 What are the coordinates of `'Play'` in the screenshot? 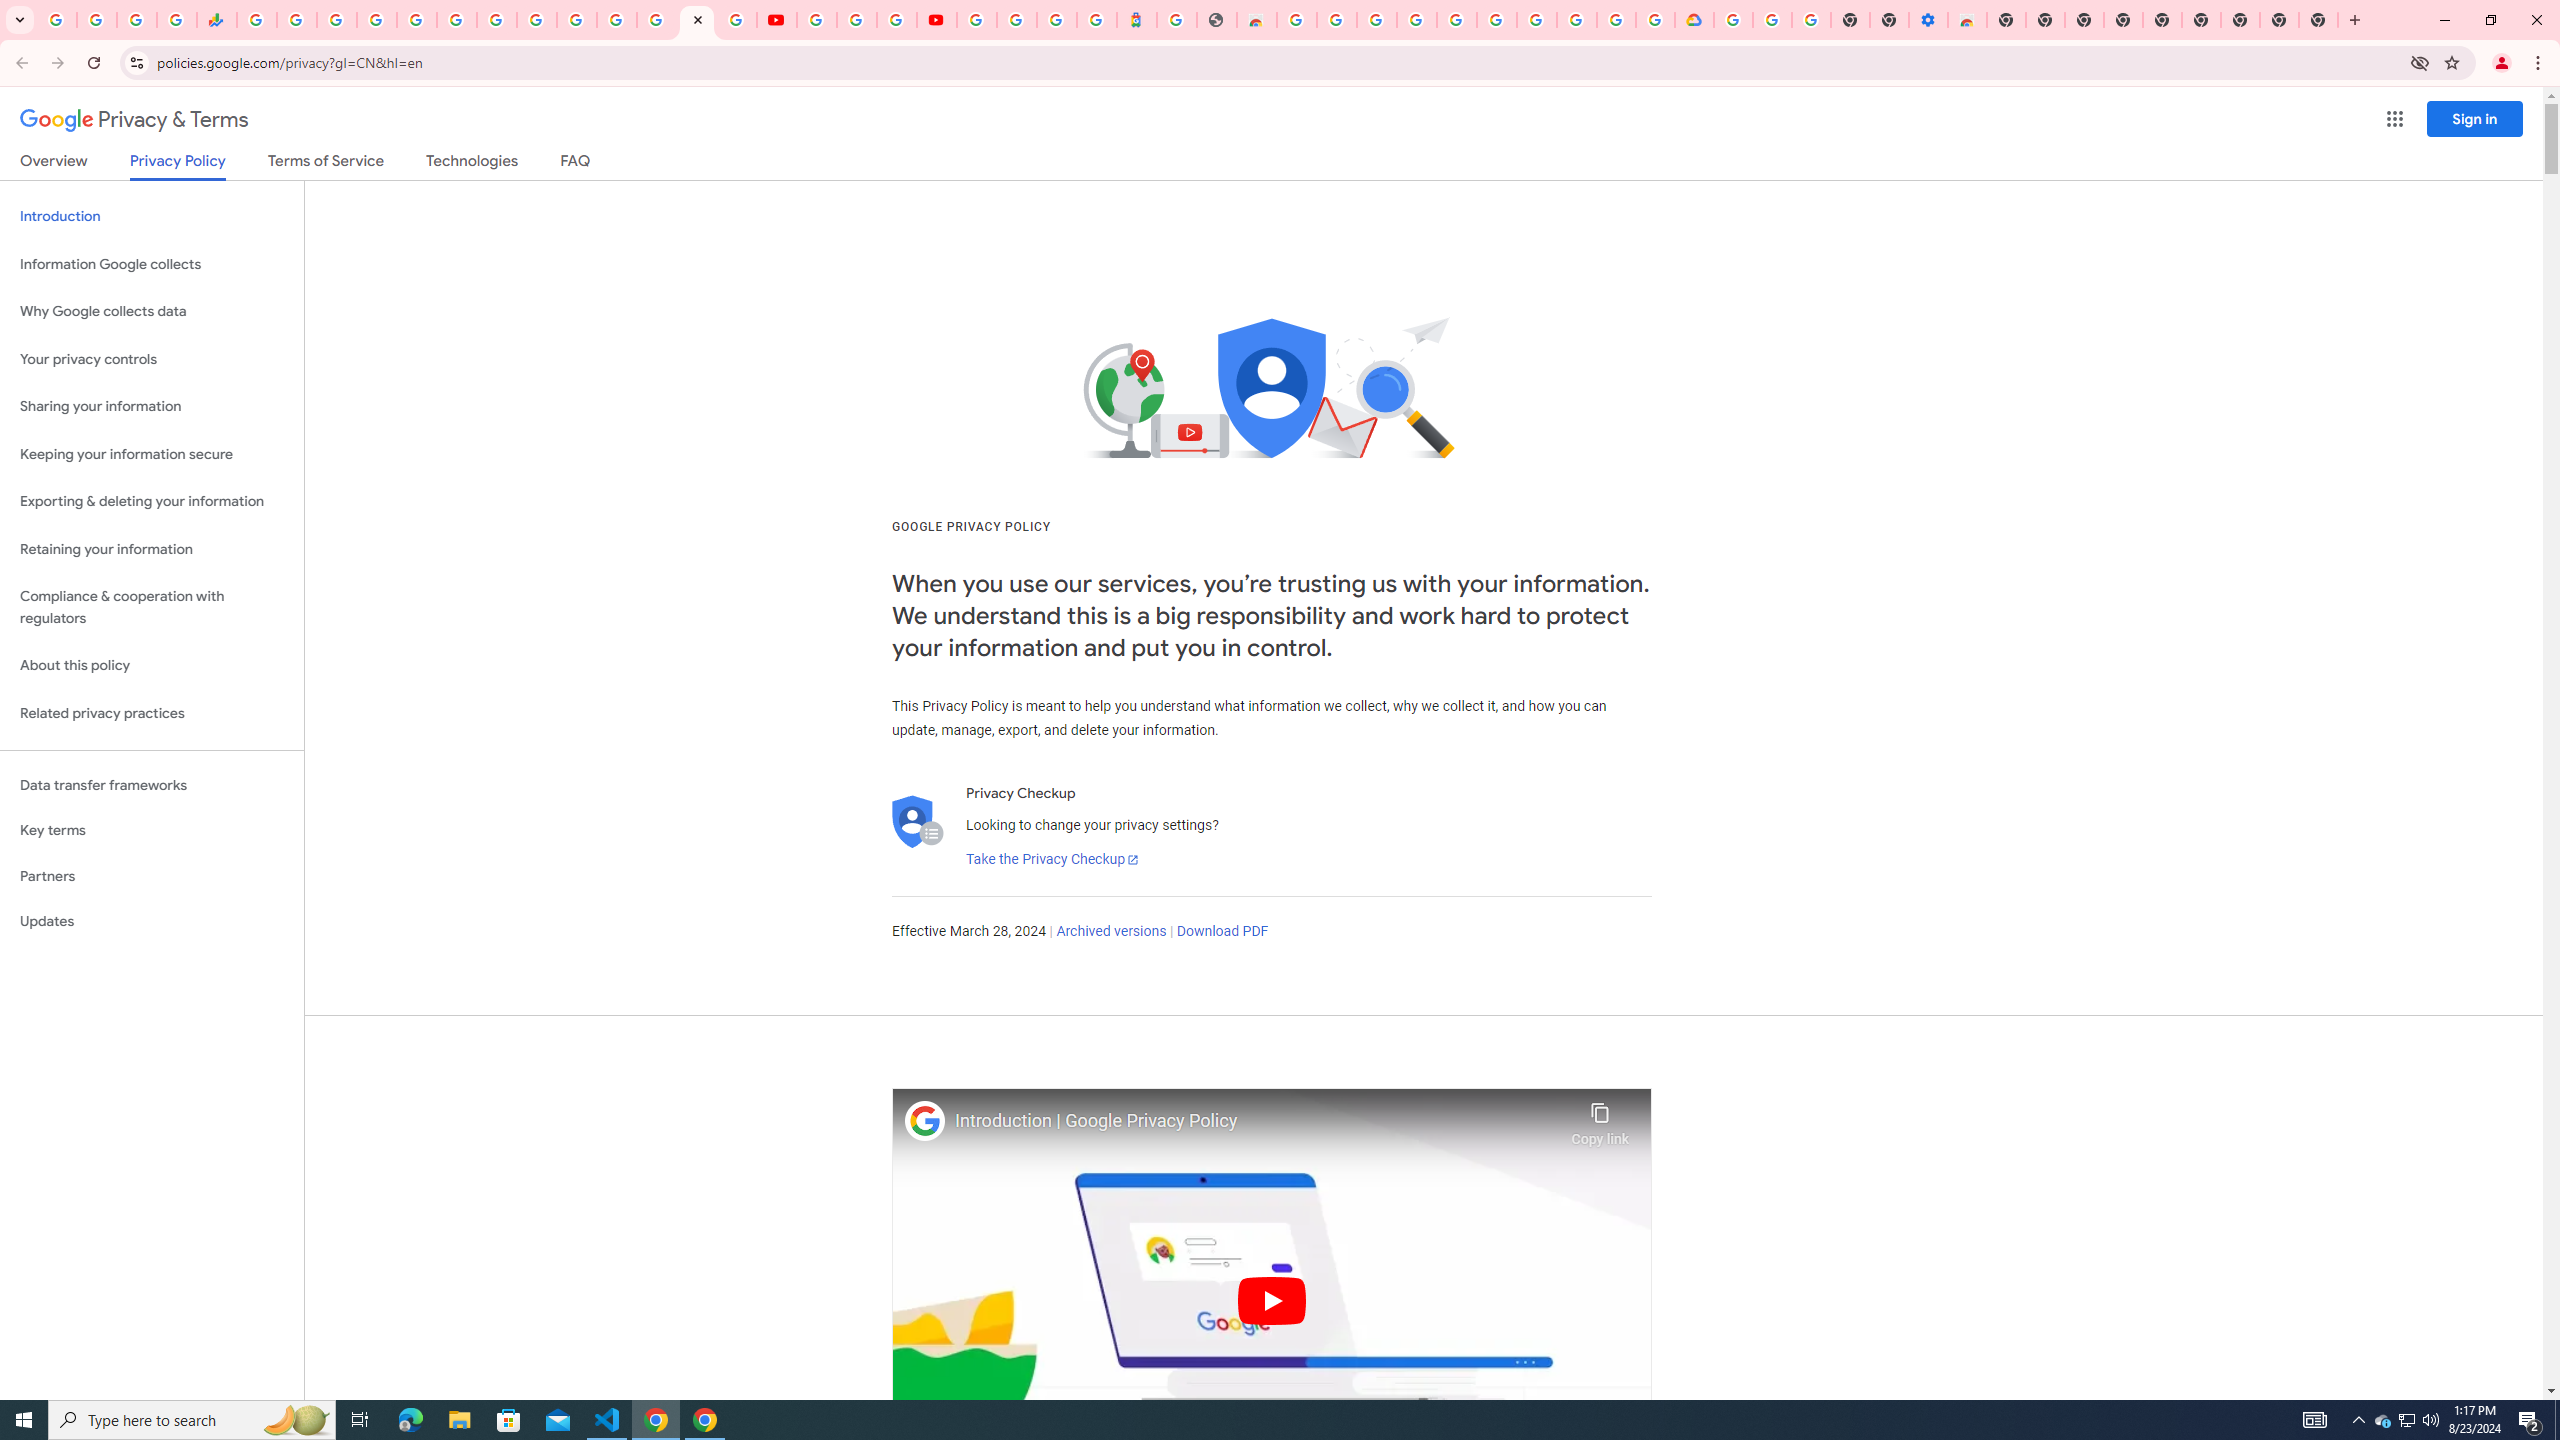 It's located at (1271, 1299).